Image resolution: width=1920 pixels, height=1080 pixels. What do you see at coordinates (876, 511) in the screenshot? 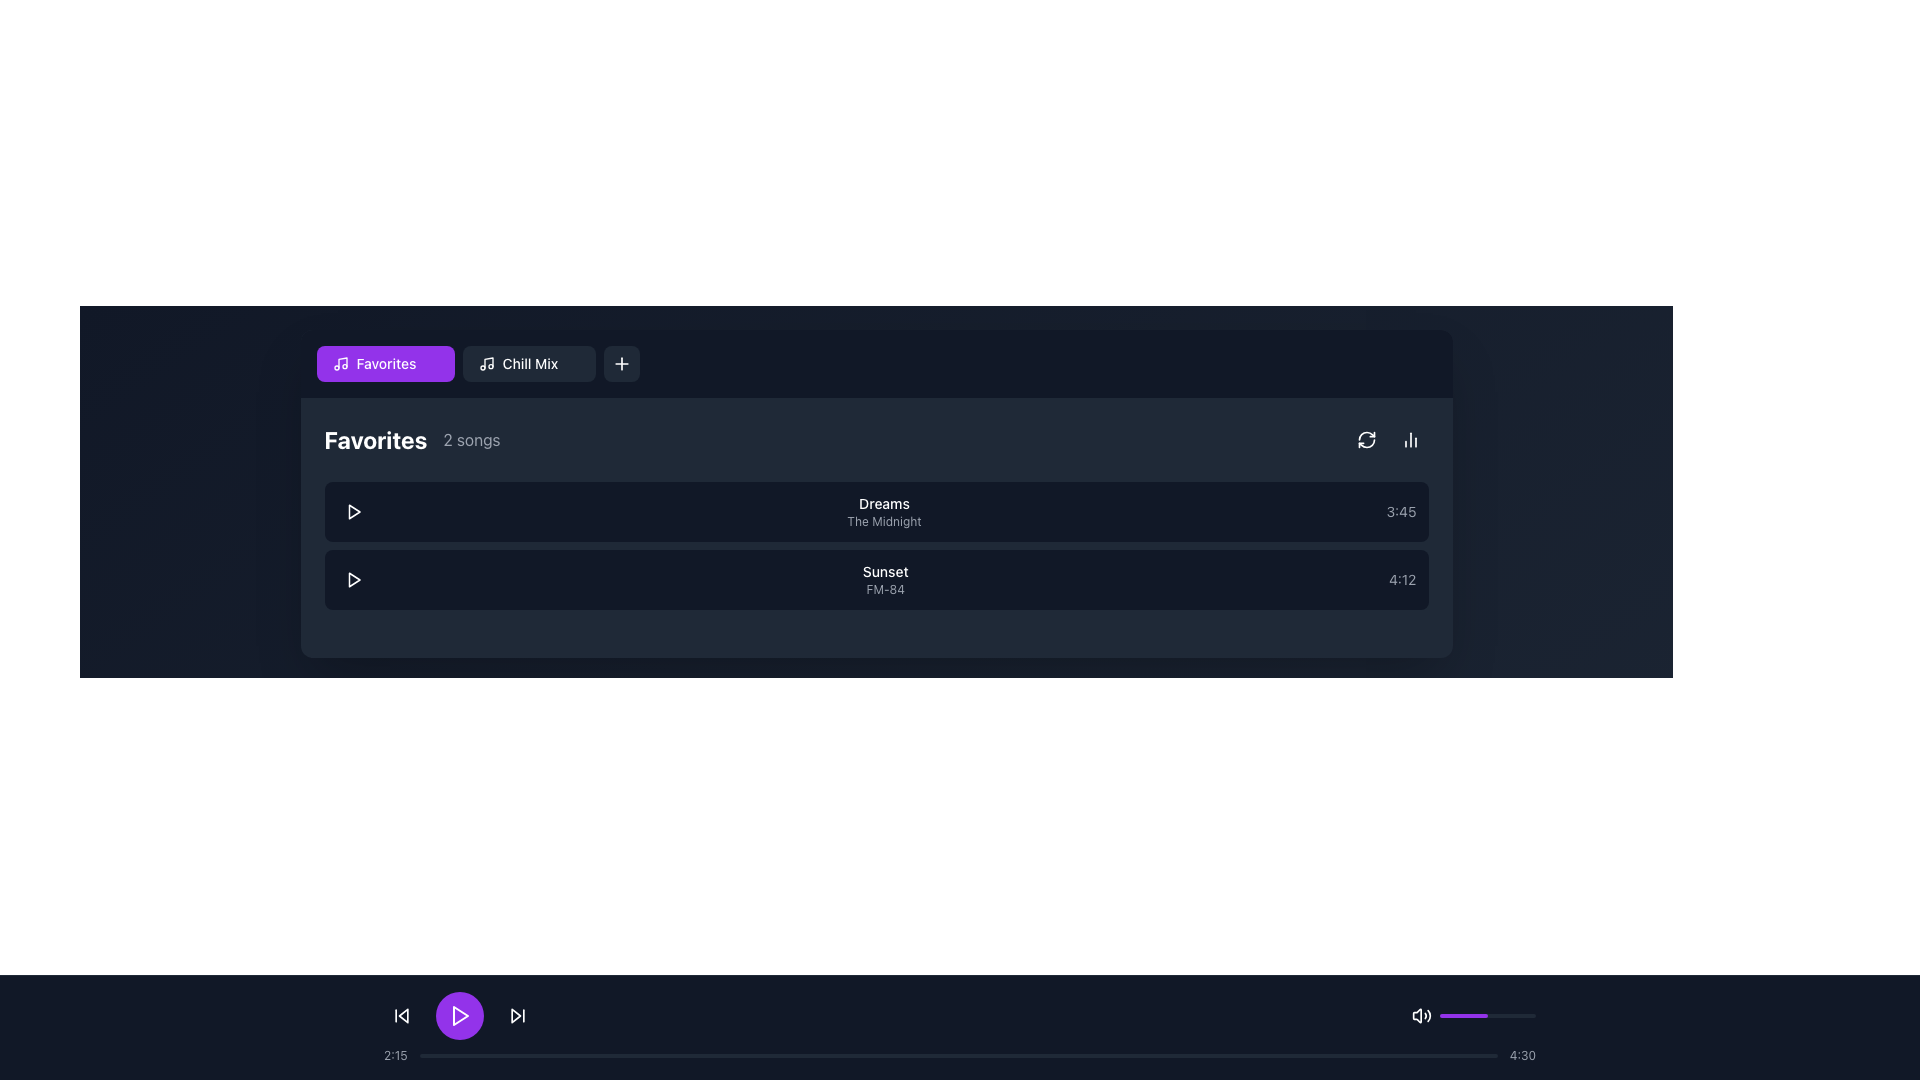
I see `the first list item for the song 'Dreams' by 'The Midnight'` at bounding box center [876, 511].